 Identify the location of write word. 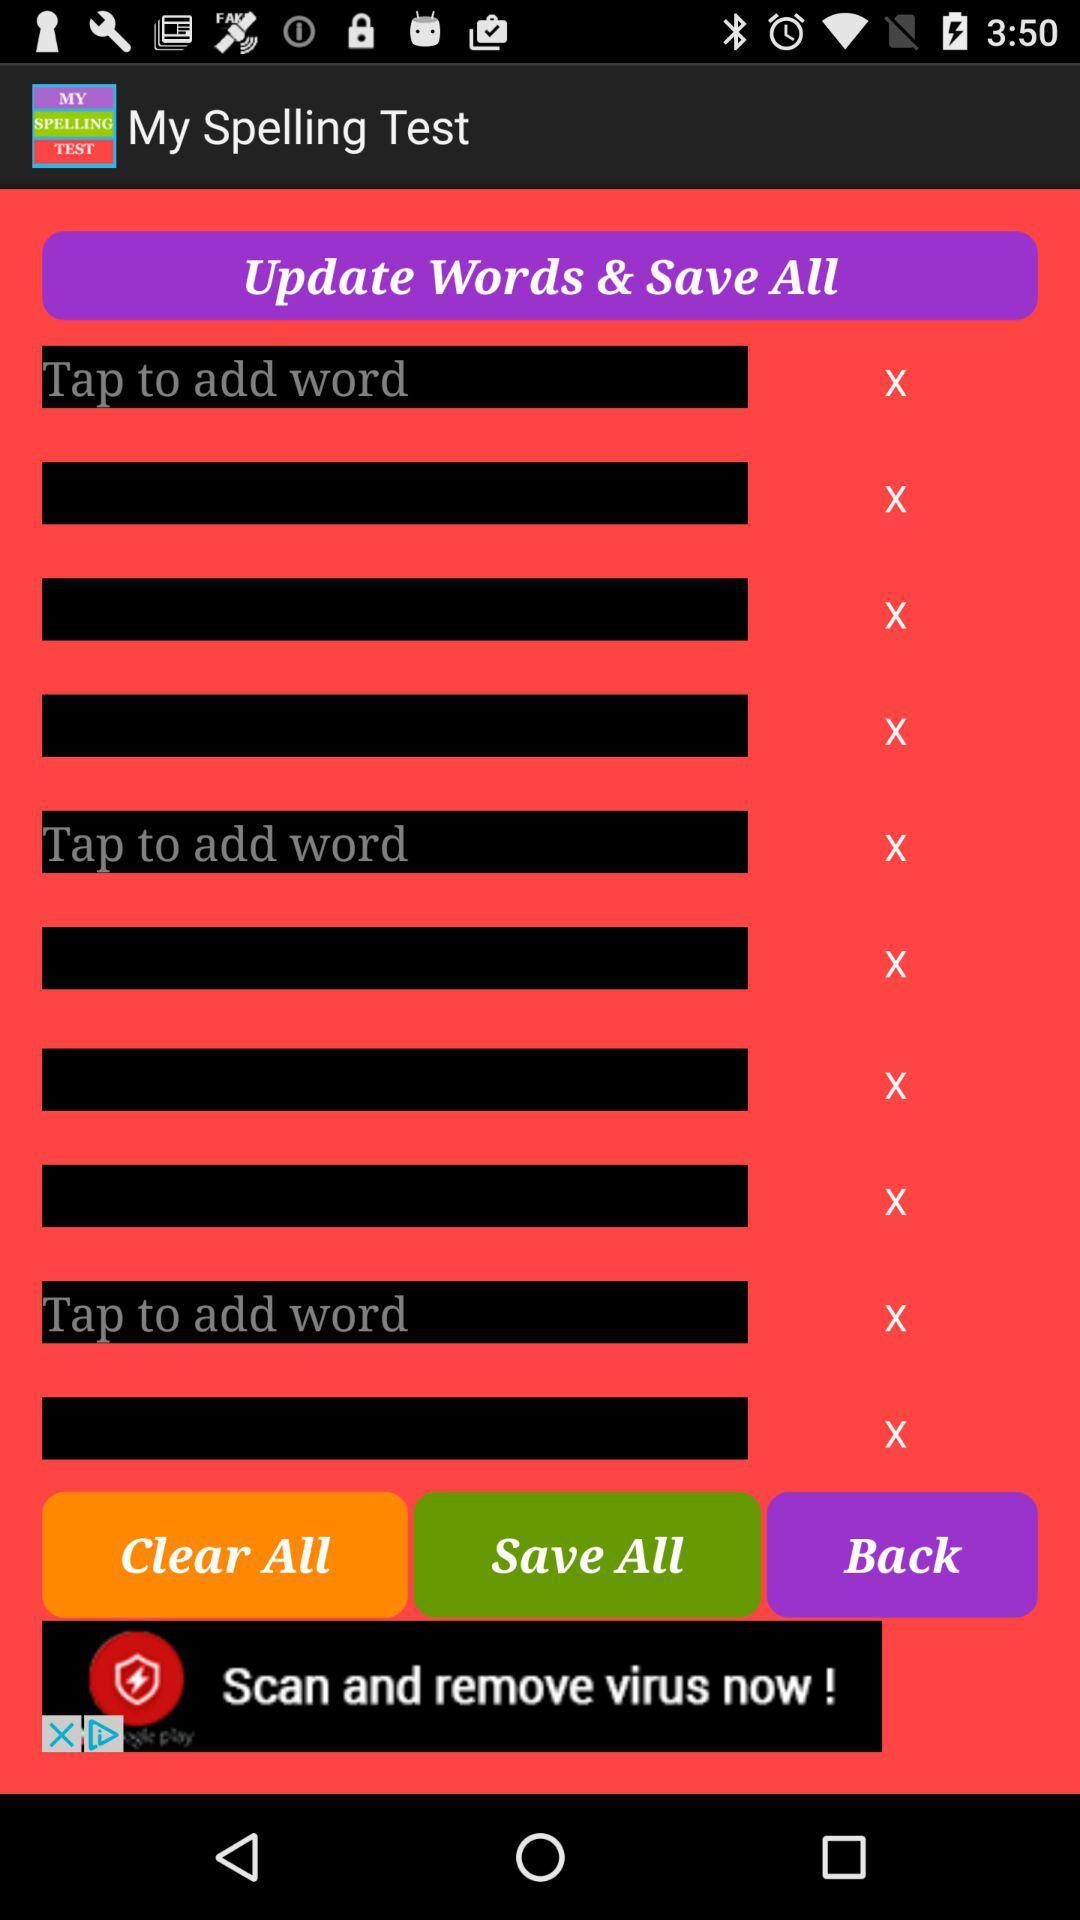
(394, 608).